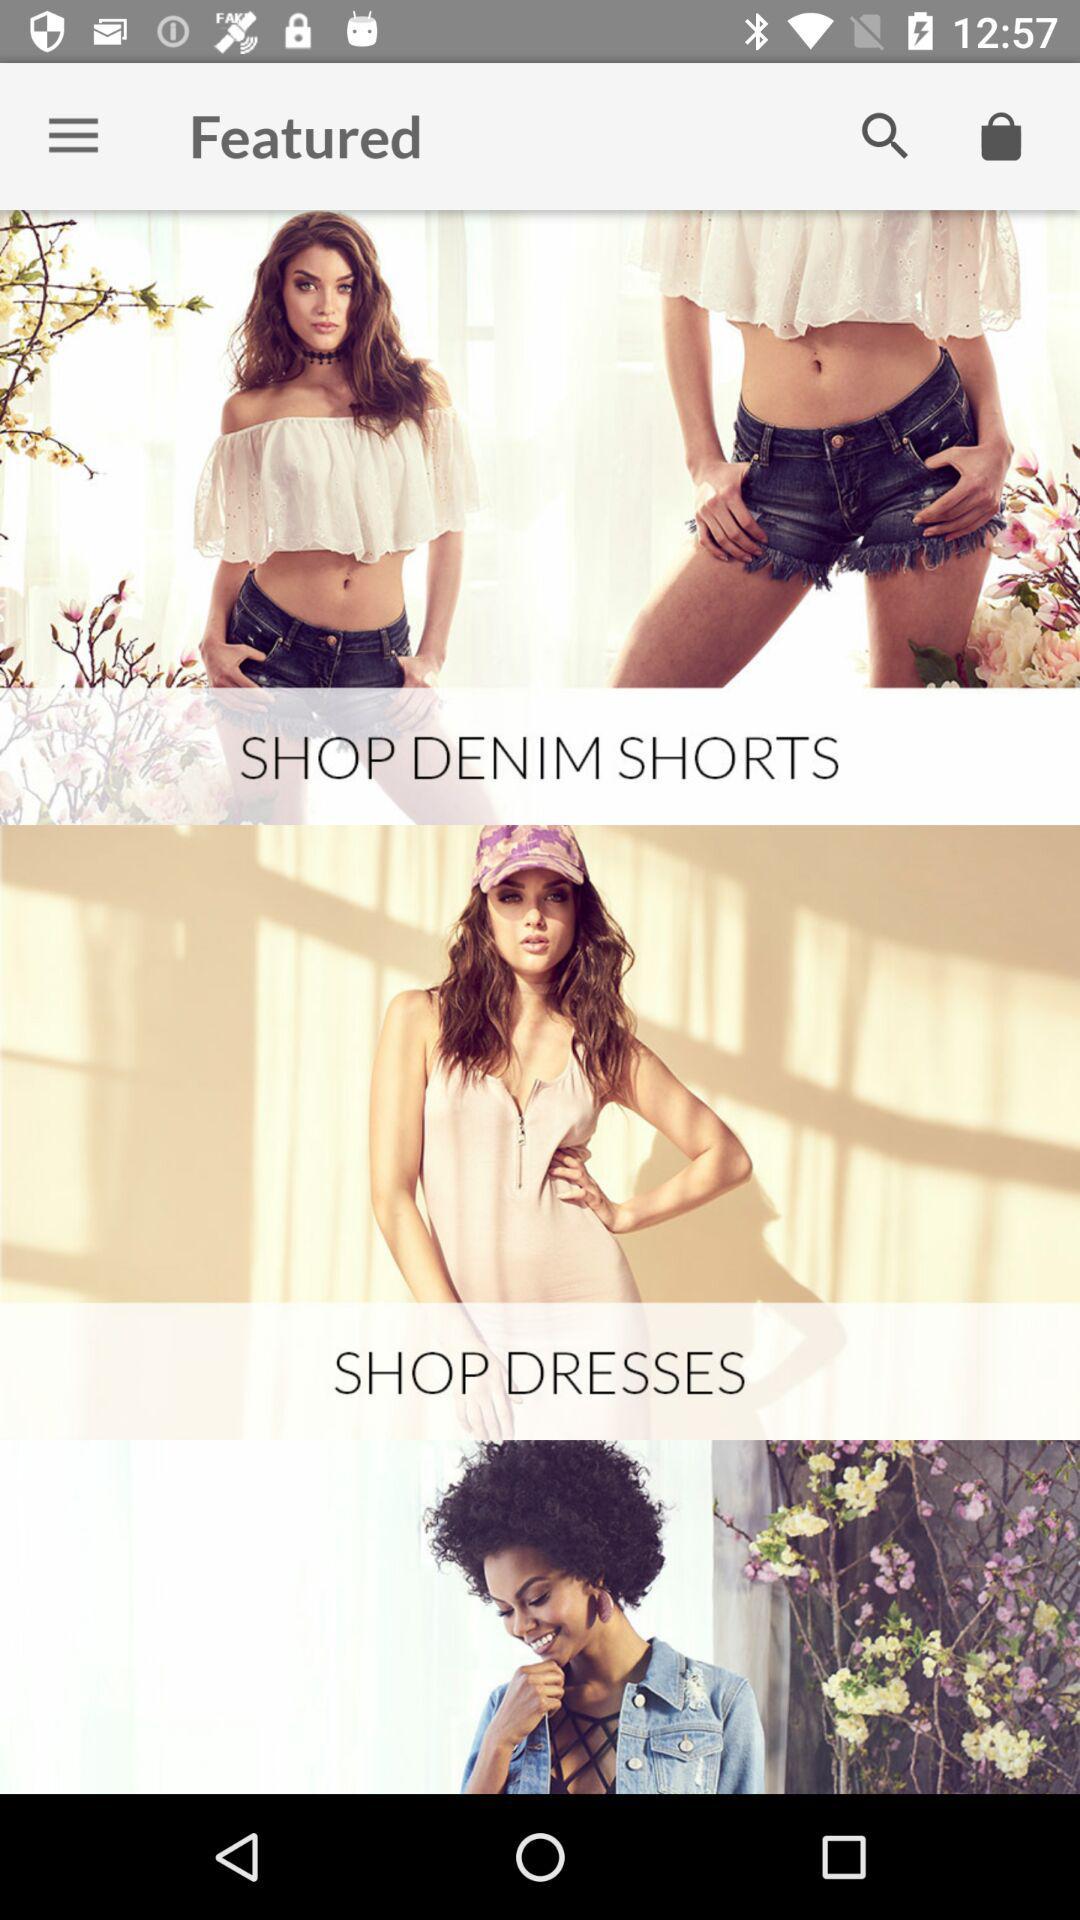 Image resolution: width=1080 pixels, height=1920 pixels. Describe the element at coordinates (540, 517) in the screenshot. I see `display field` at that location.